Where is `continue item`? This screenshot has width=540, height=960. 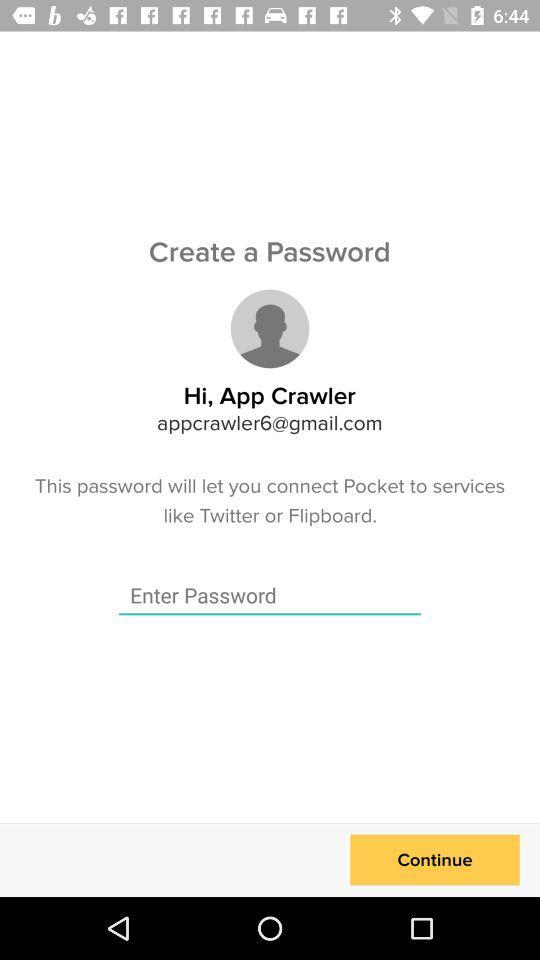
continue item is located at coordinates (434, 859).